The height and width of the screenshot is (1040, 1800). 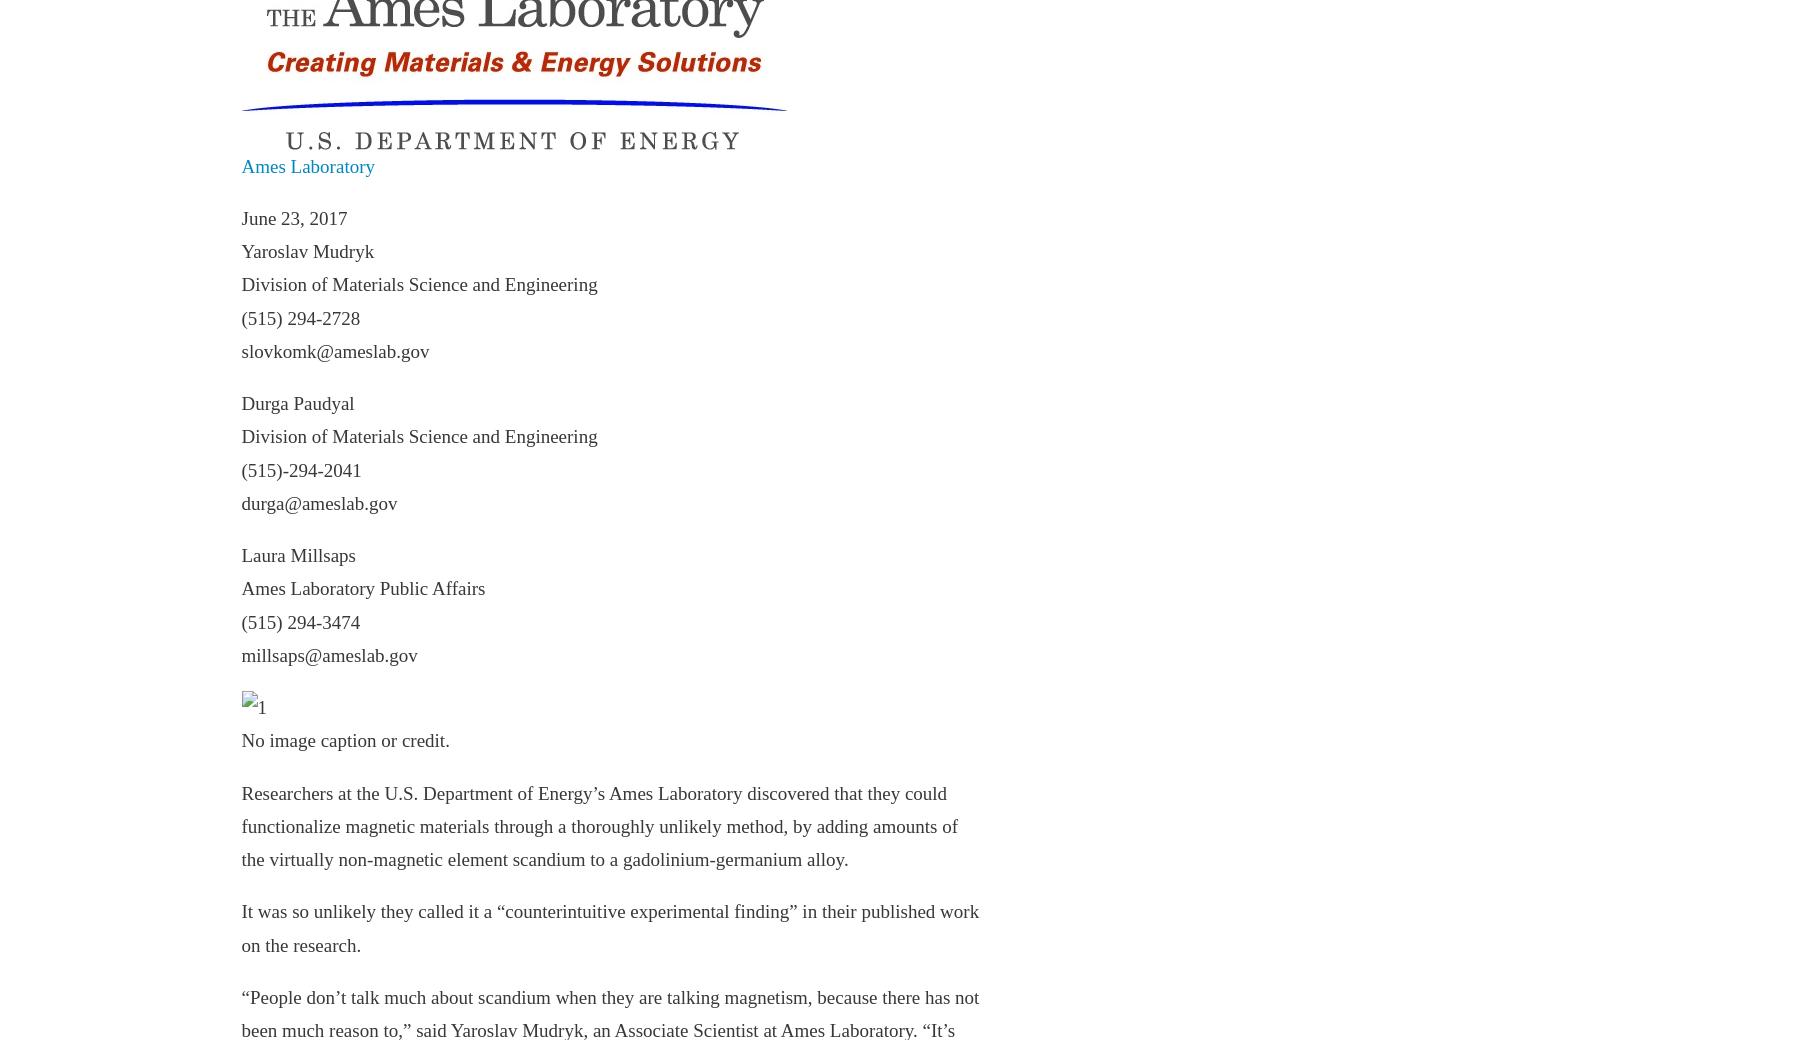 I want to click on '(515)-294-2041', so click(x=299, y=469).